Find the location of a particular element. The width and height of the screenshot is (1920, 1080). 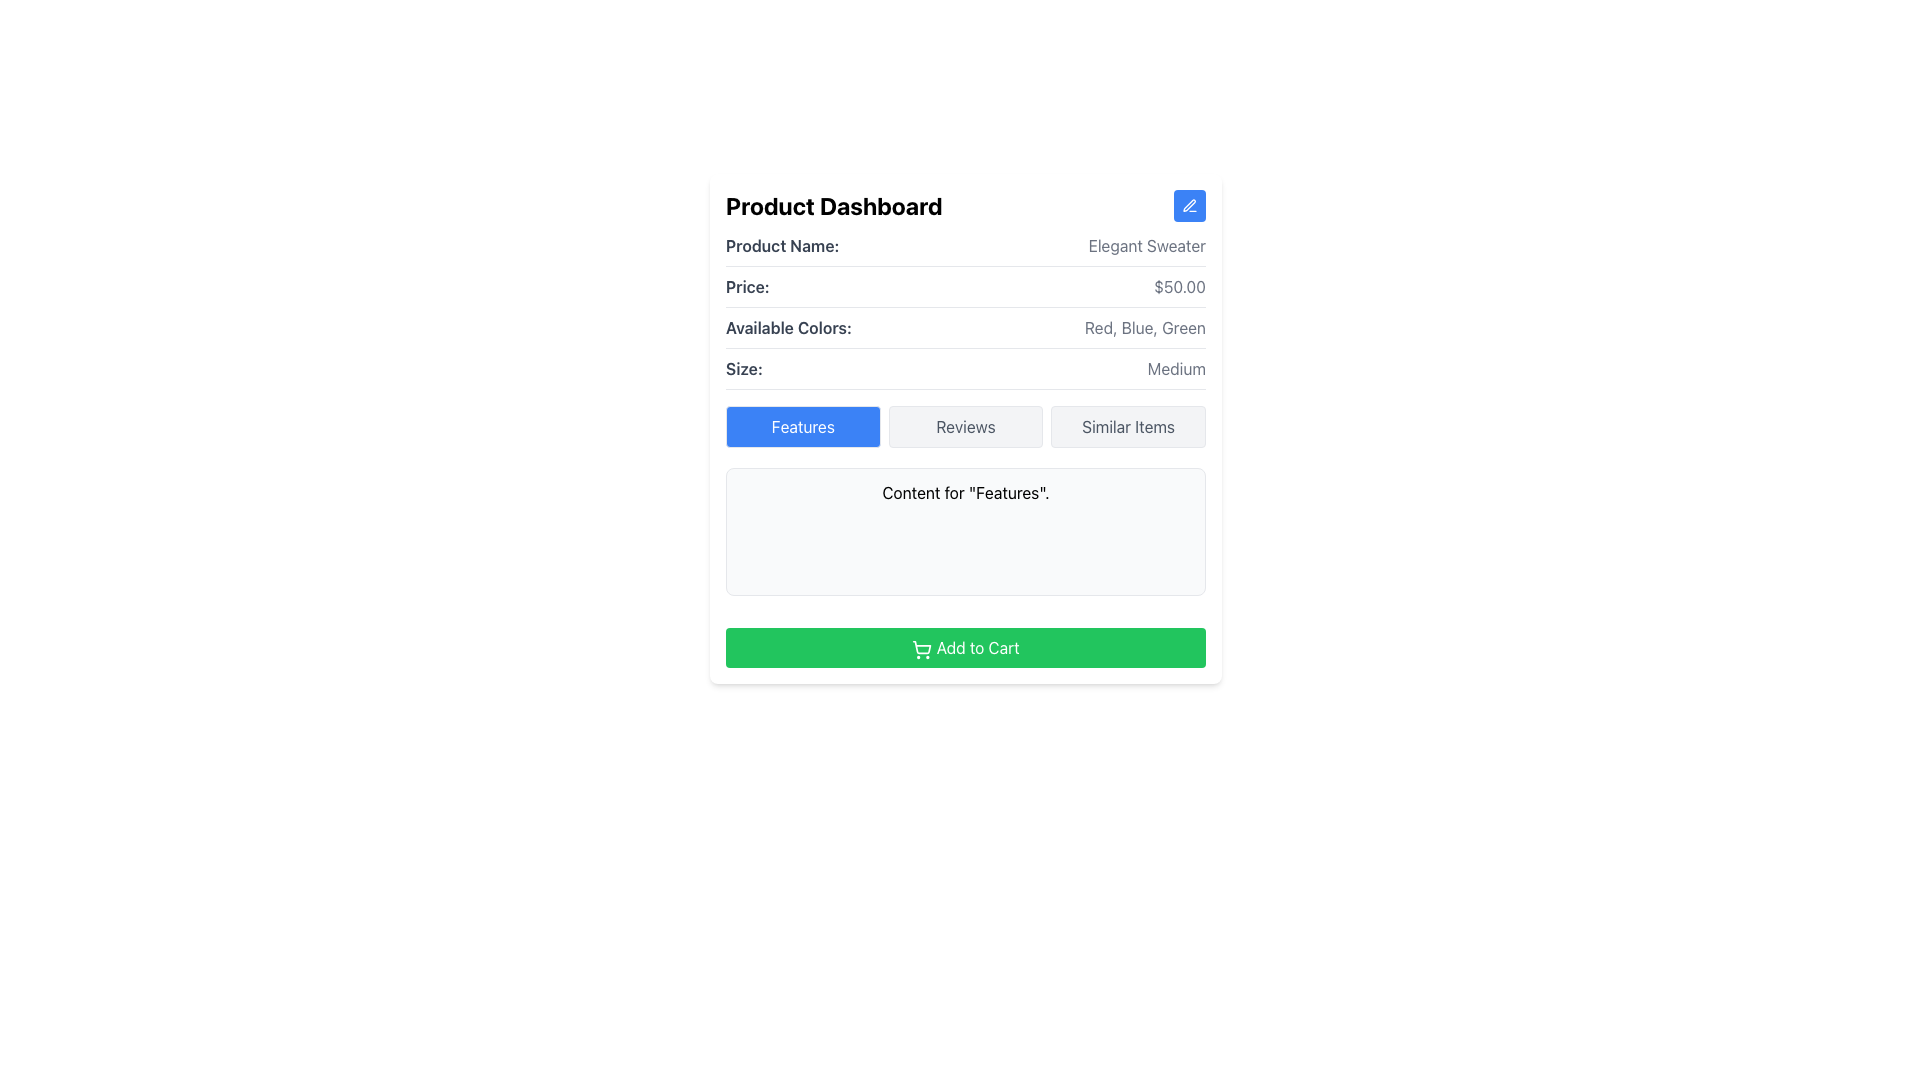

the Text Label displaying 'Red, Blue, Green', which is styled in gray and positioned next to the label 'Available Colors:' is located at coordinates (1145, 326).